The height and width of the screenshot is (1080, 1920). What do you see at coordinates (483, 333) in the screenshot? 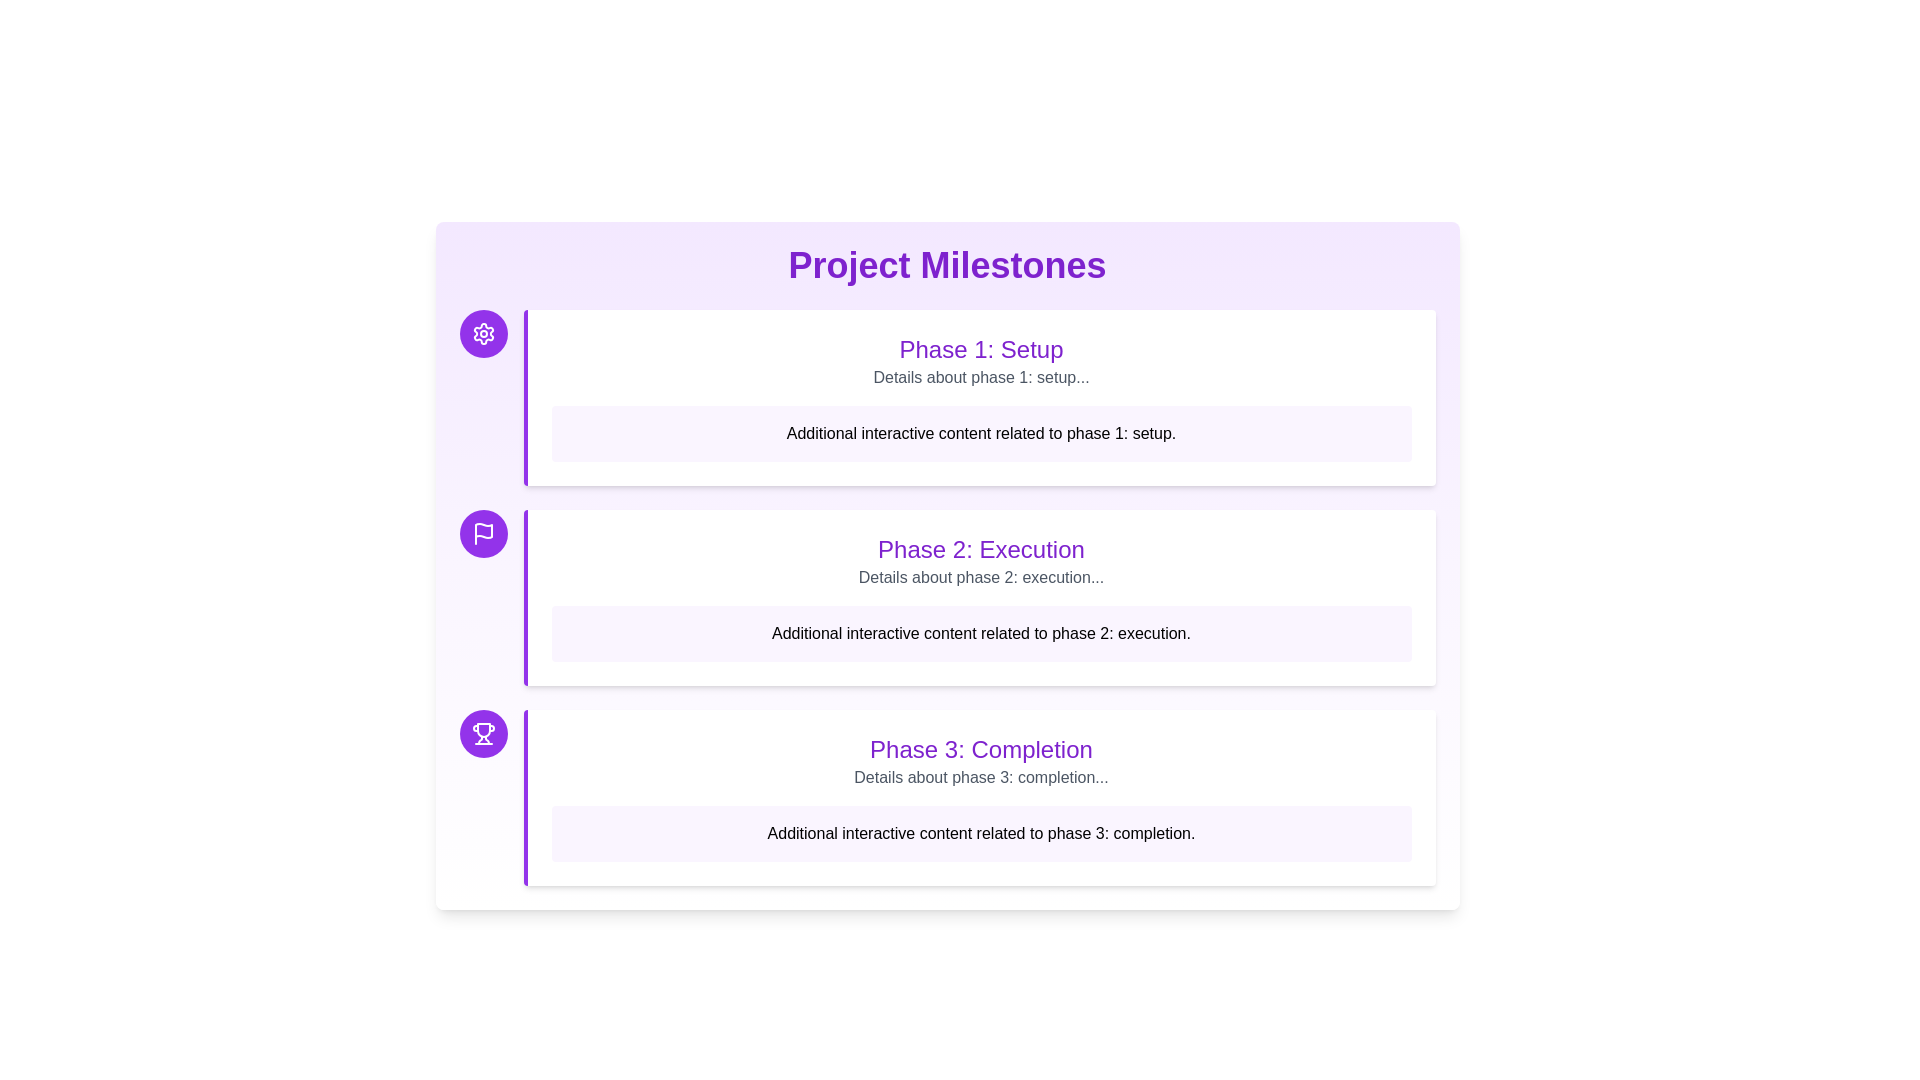
I see `the circular button with a purple background and a white settings gear icon` at bounding box center [483, 333].